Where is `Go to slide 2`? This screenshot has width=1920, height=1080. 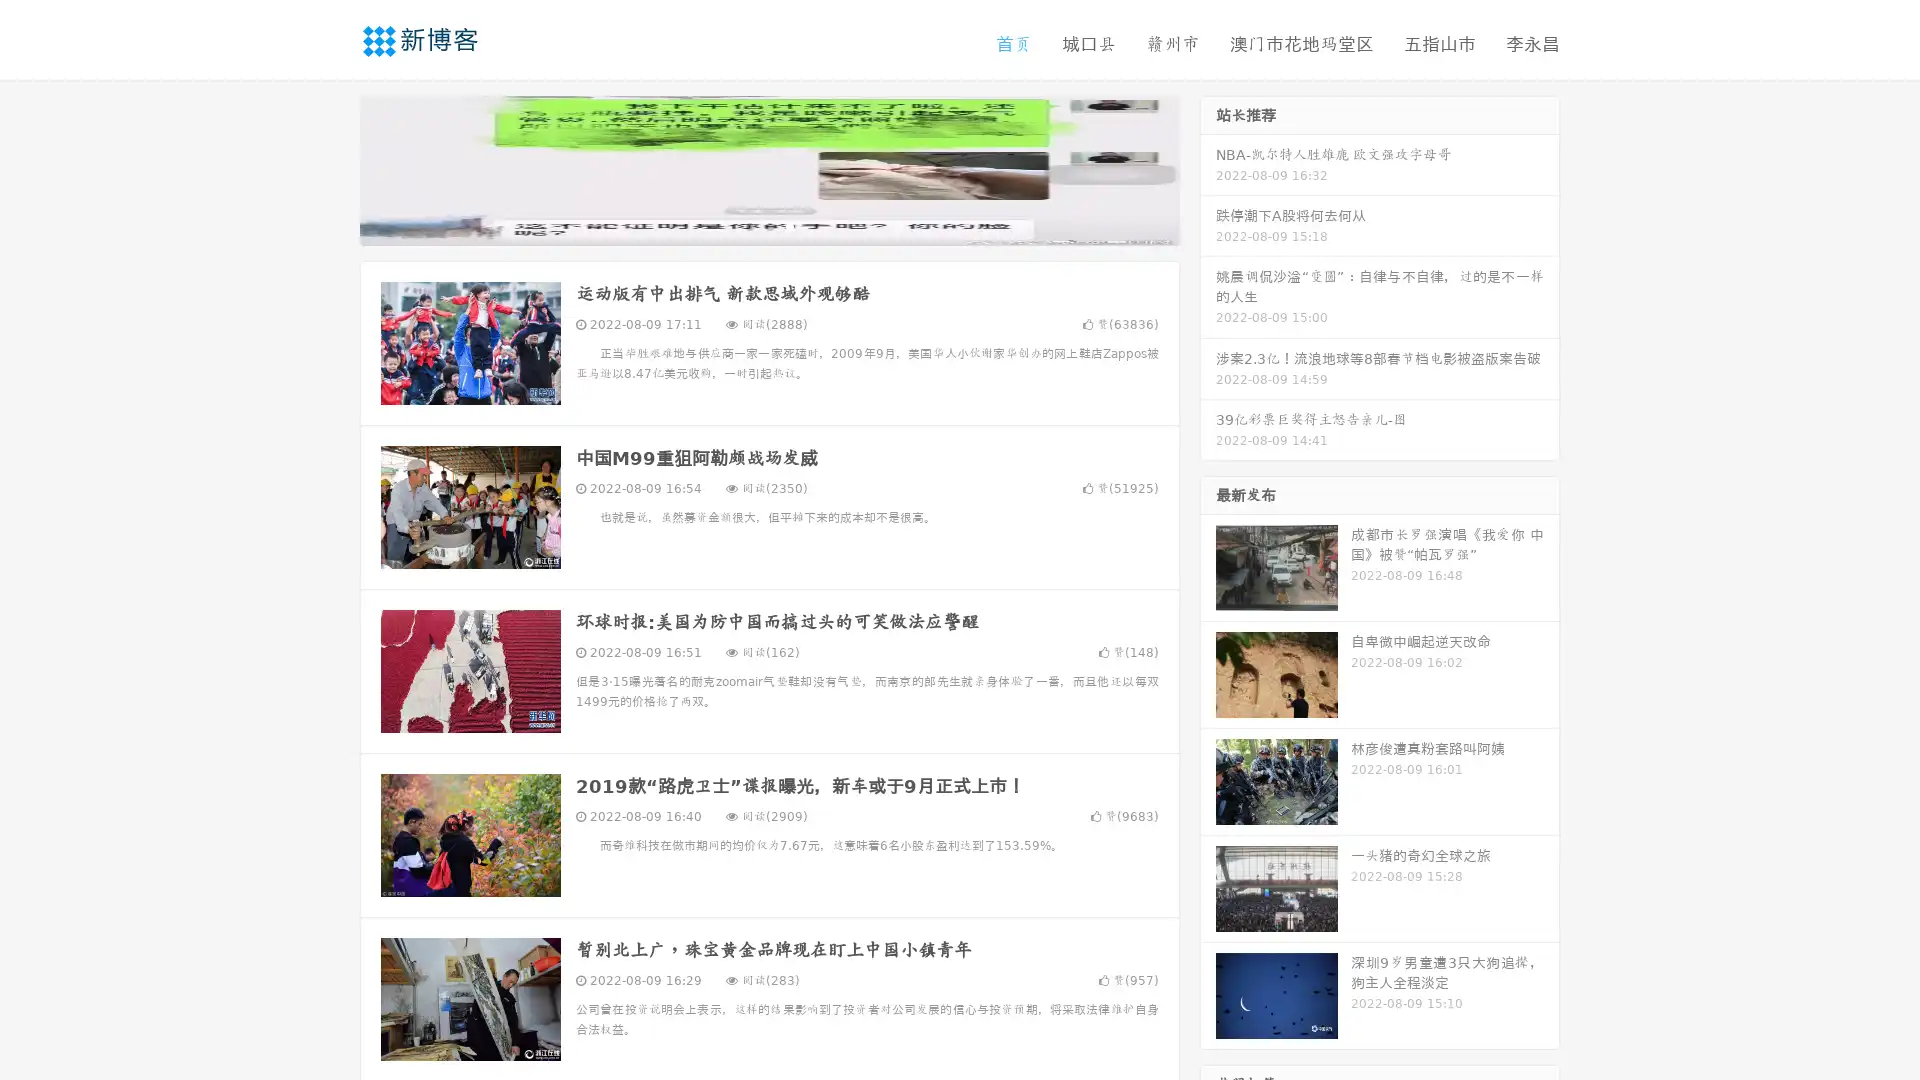
Go to slide 2 is located at coordinates (768, 225).